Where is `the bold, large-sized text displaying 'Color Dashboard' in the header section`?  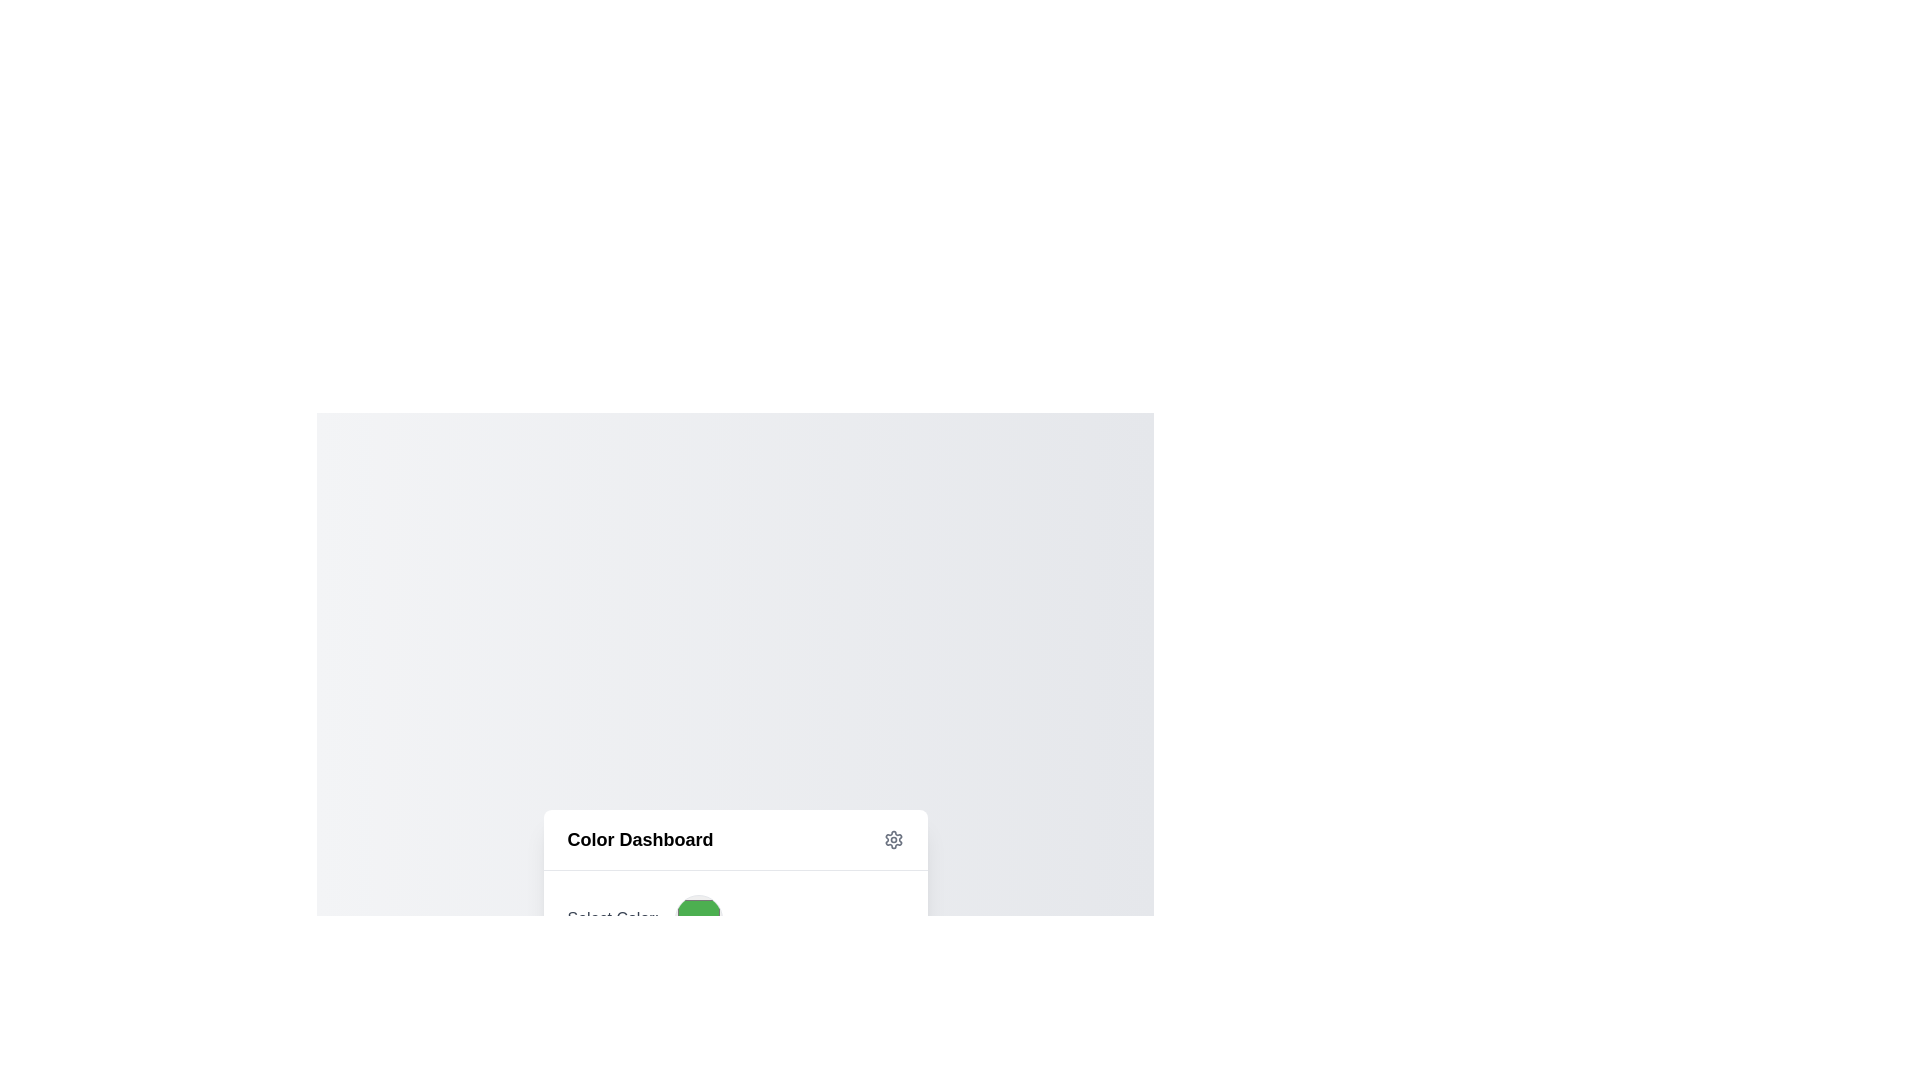 the bold, large-sized text displaying 'Color Dashboard' in the header section is located at coordinates (640, 840).